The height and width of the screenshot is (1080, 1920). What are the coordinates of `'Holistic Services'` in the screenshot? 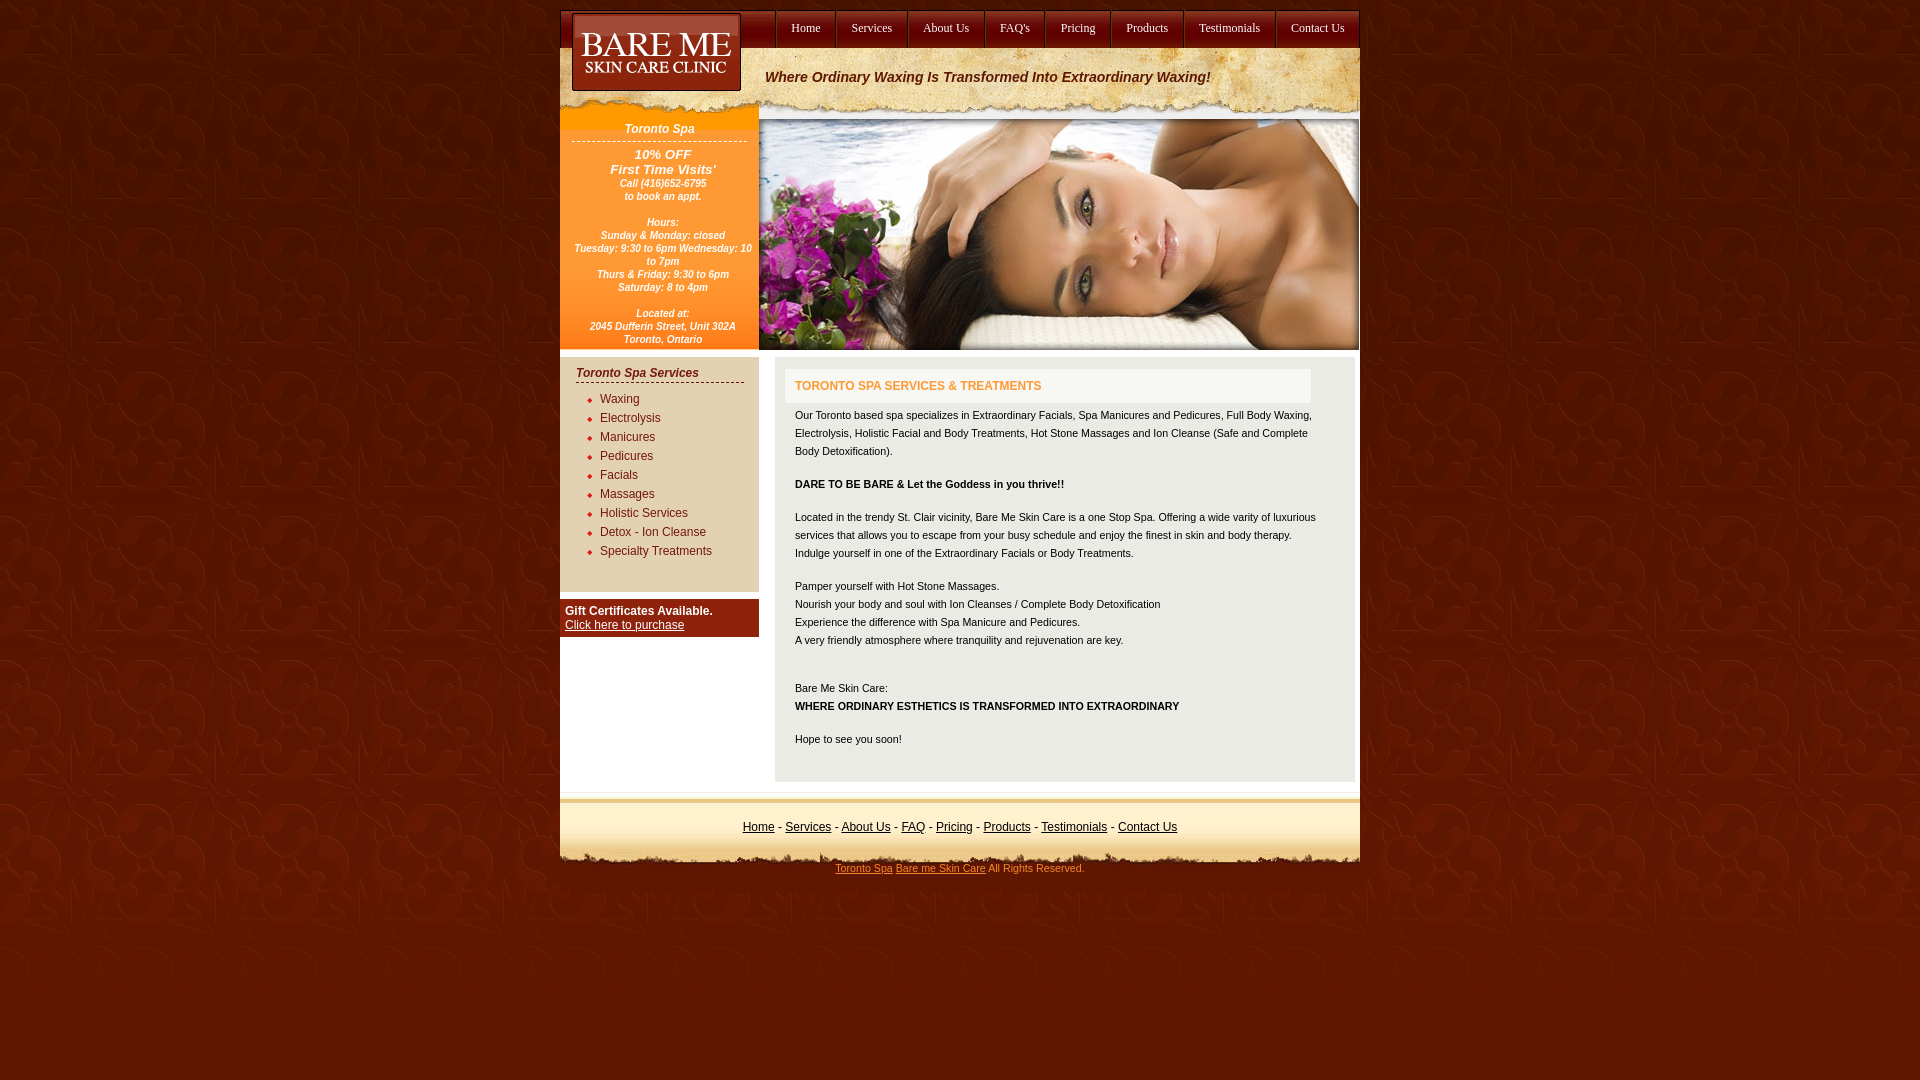 It's located at (599, 509).